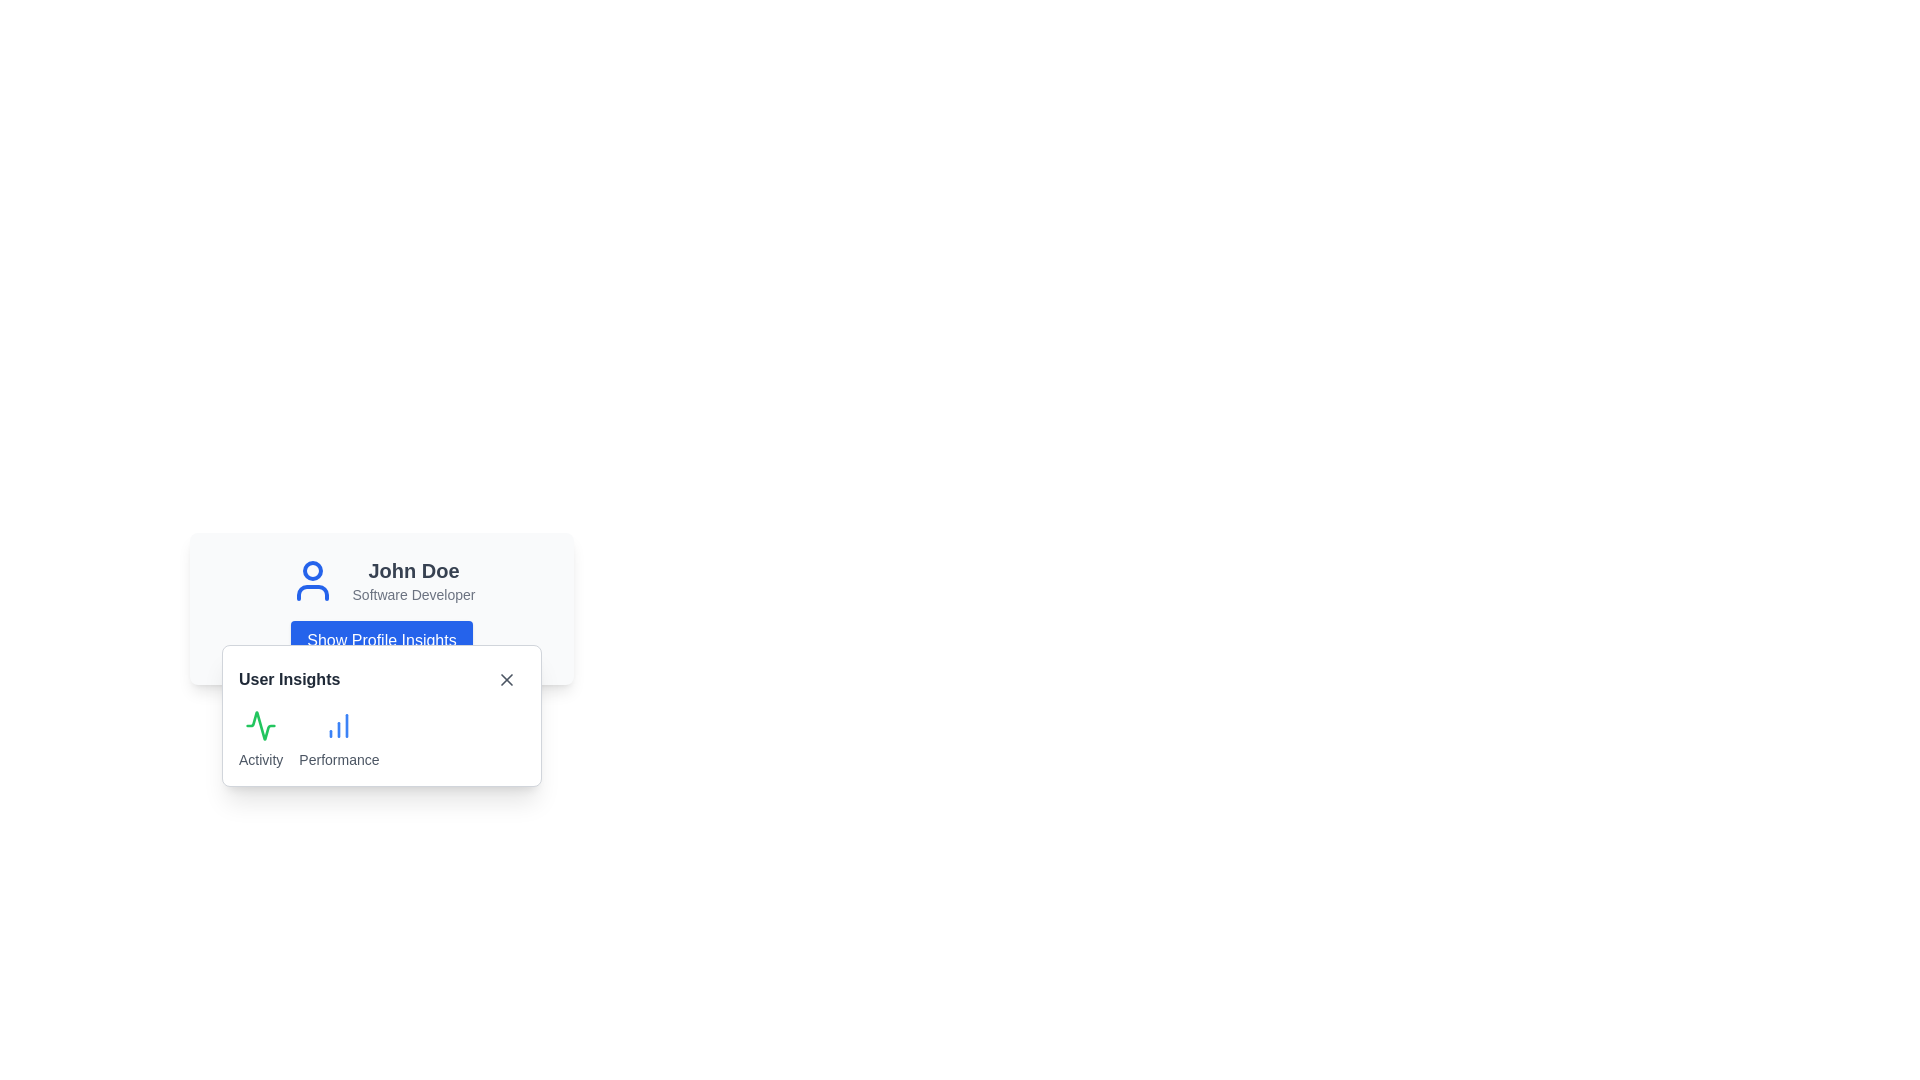 The image size is (1920, 1080). I want to click on the 'Activity' or 'Performance' sections of the 'User Insights' modal, so click(382, 715).